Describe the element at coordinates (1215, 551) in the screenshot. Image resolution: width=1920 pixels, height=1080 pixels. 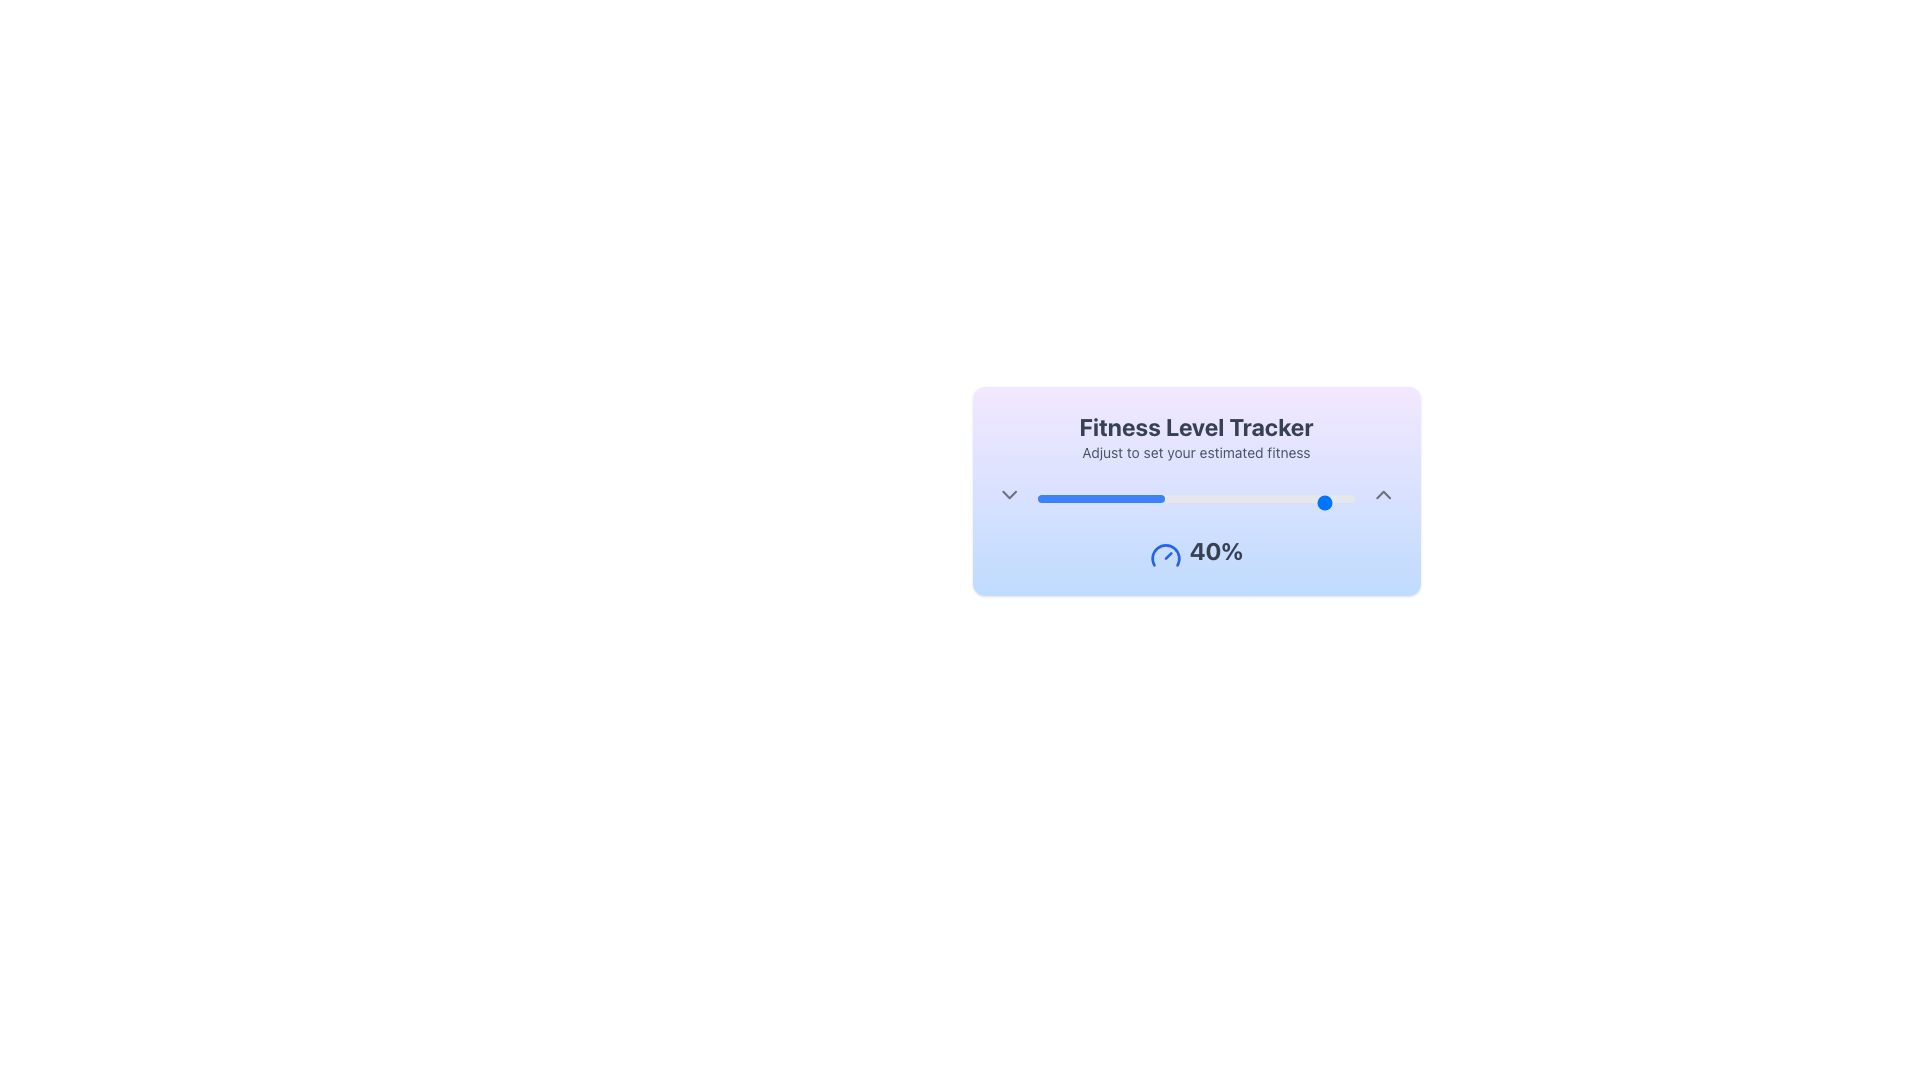
I see `the text element displaying '40%' in bold dark gray font, located within the 'Fitness Level Tracker' card, positioned below the slider and to the right of the gauge icon` at that location.